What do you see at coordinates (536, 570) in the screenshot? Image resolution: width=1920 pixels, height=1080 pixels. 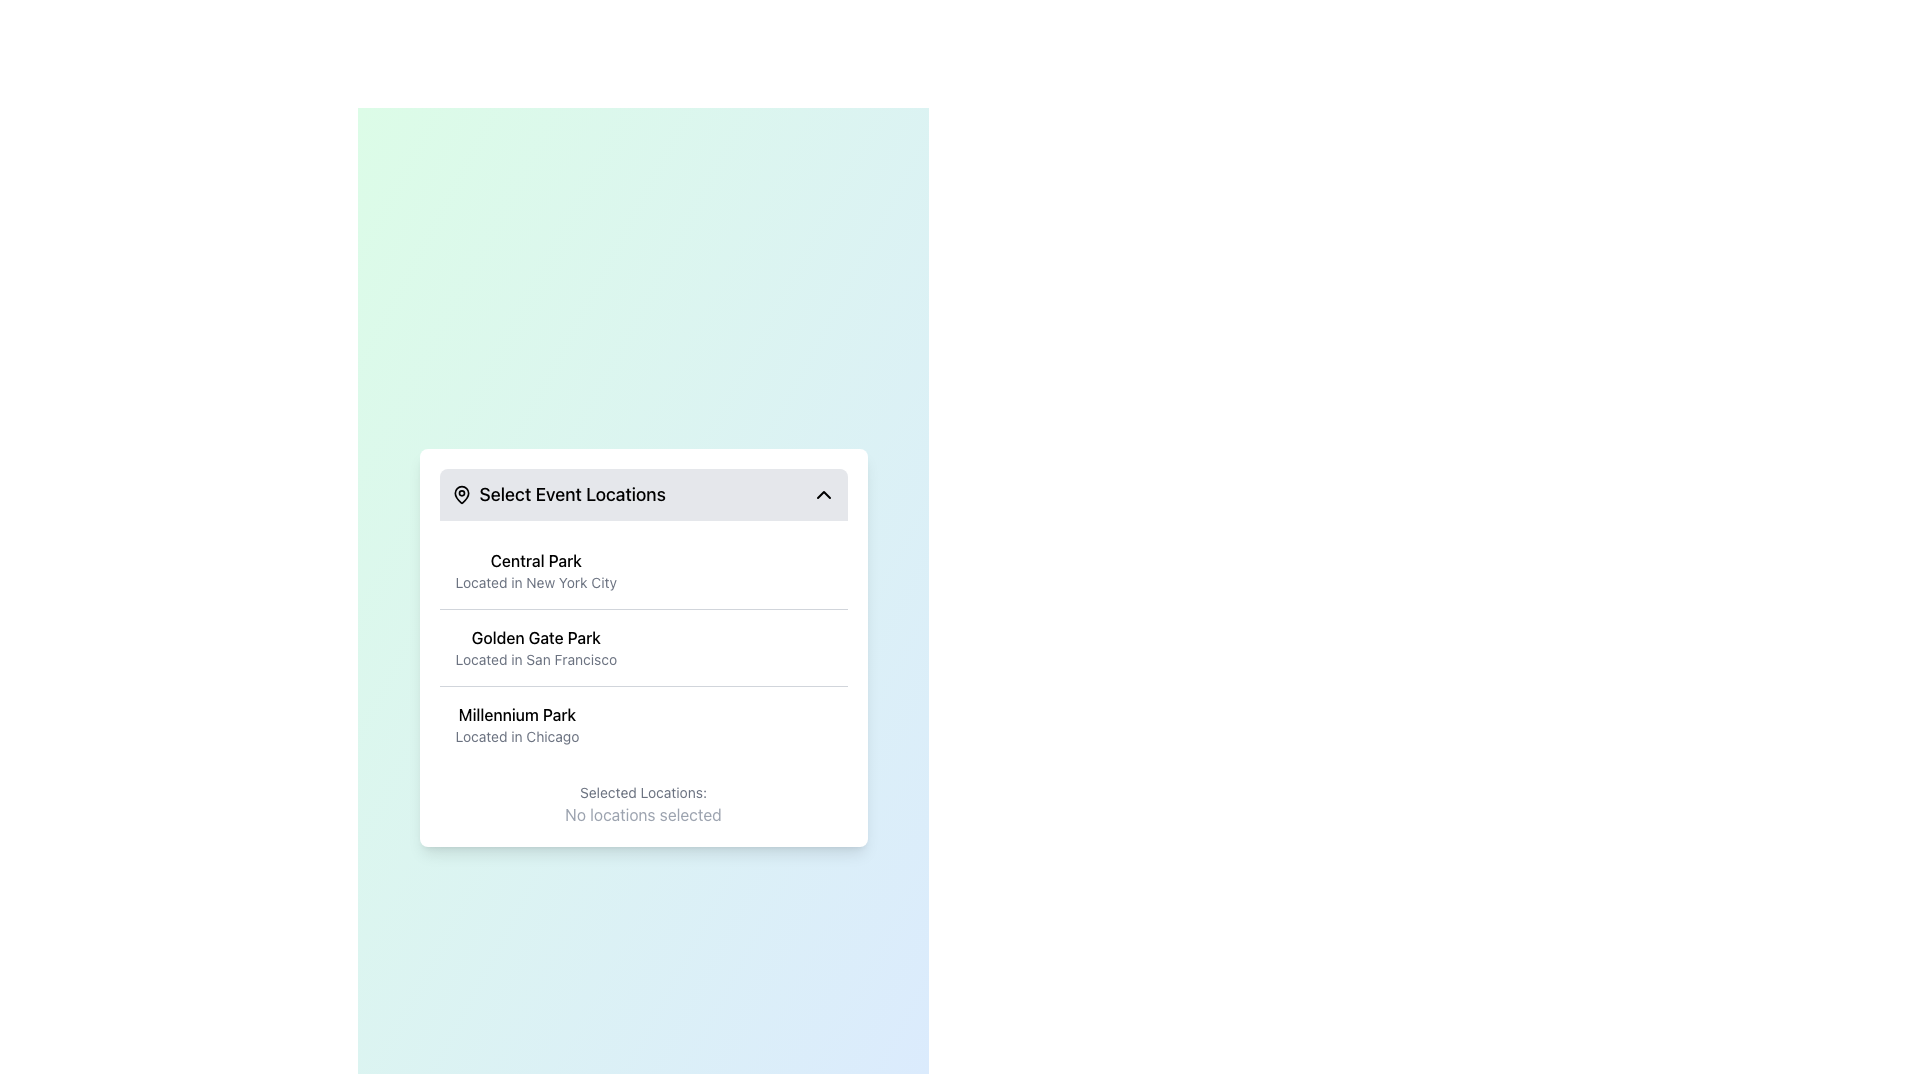 I see `the text element 'Central Park' which is the first item in the list of locations under 'Select Event Locations'` at bounding box center [536, 570].